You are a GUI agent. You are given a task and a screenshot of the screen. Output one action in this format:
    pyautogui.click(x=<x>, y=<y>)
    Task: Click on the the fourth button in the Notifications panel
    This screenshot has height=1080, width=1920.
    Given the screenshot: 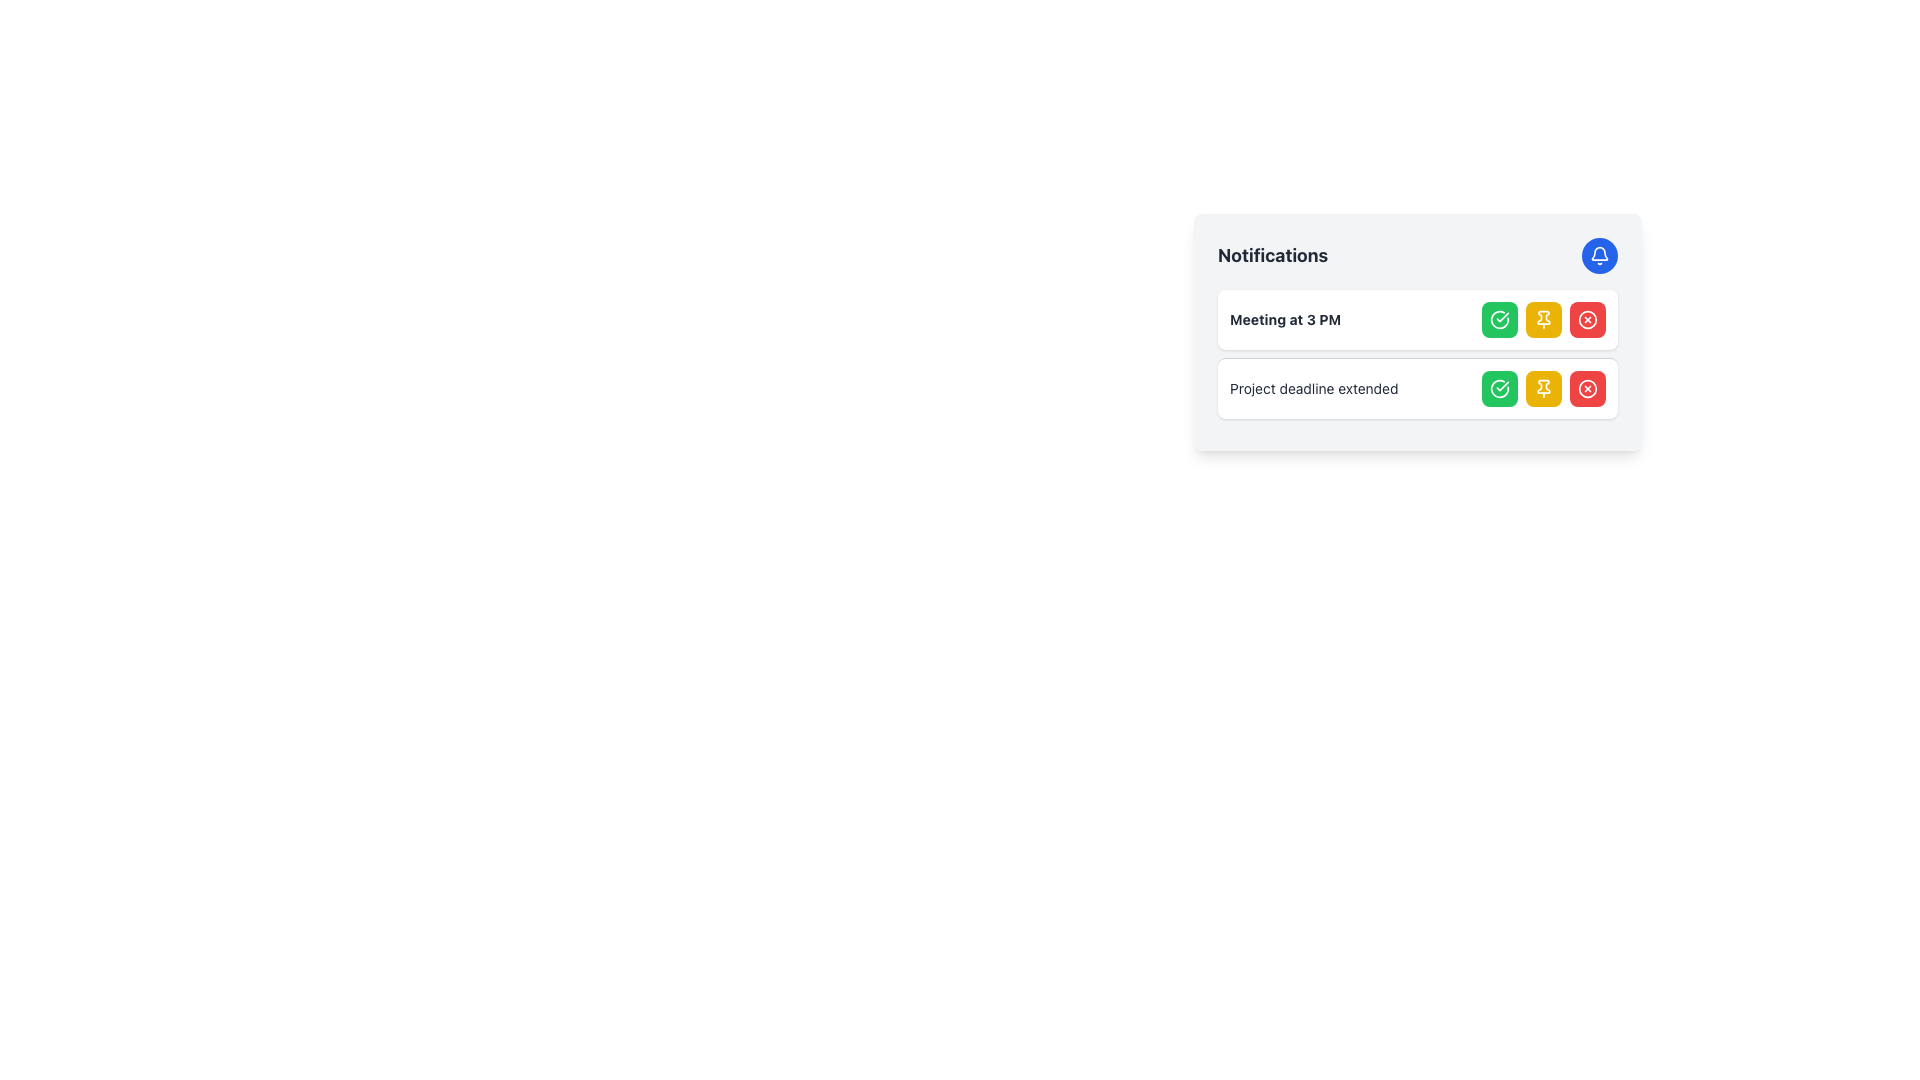 What is the action you would take?
    pyautogui.click(x=1587, y=319)
    